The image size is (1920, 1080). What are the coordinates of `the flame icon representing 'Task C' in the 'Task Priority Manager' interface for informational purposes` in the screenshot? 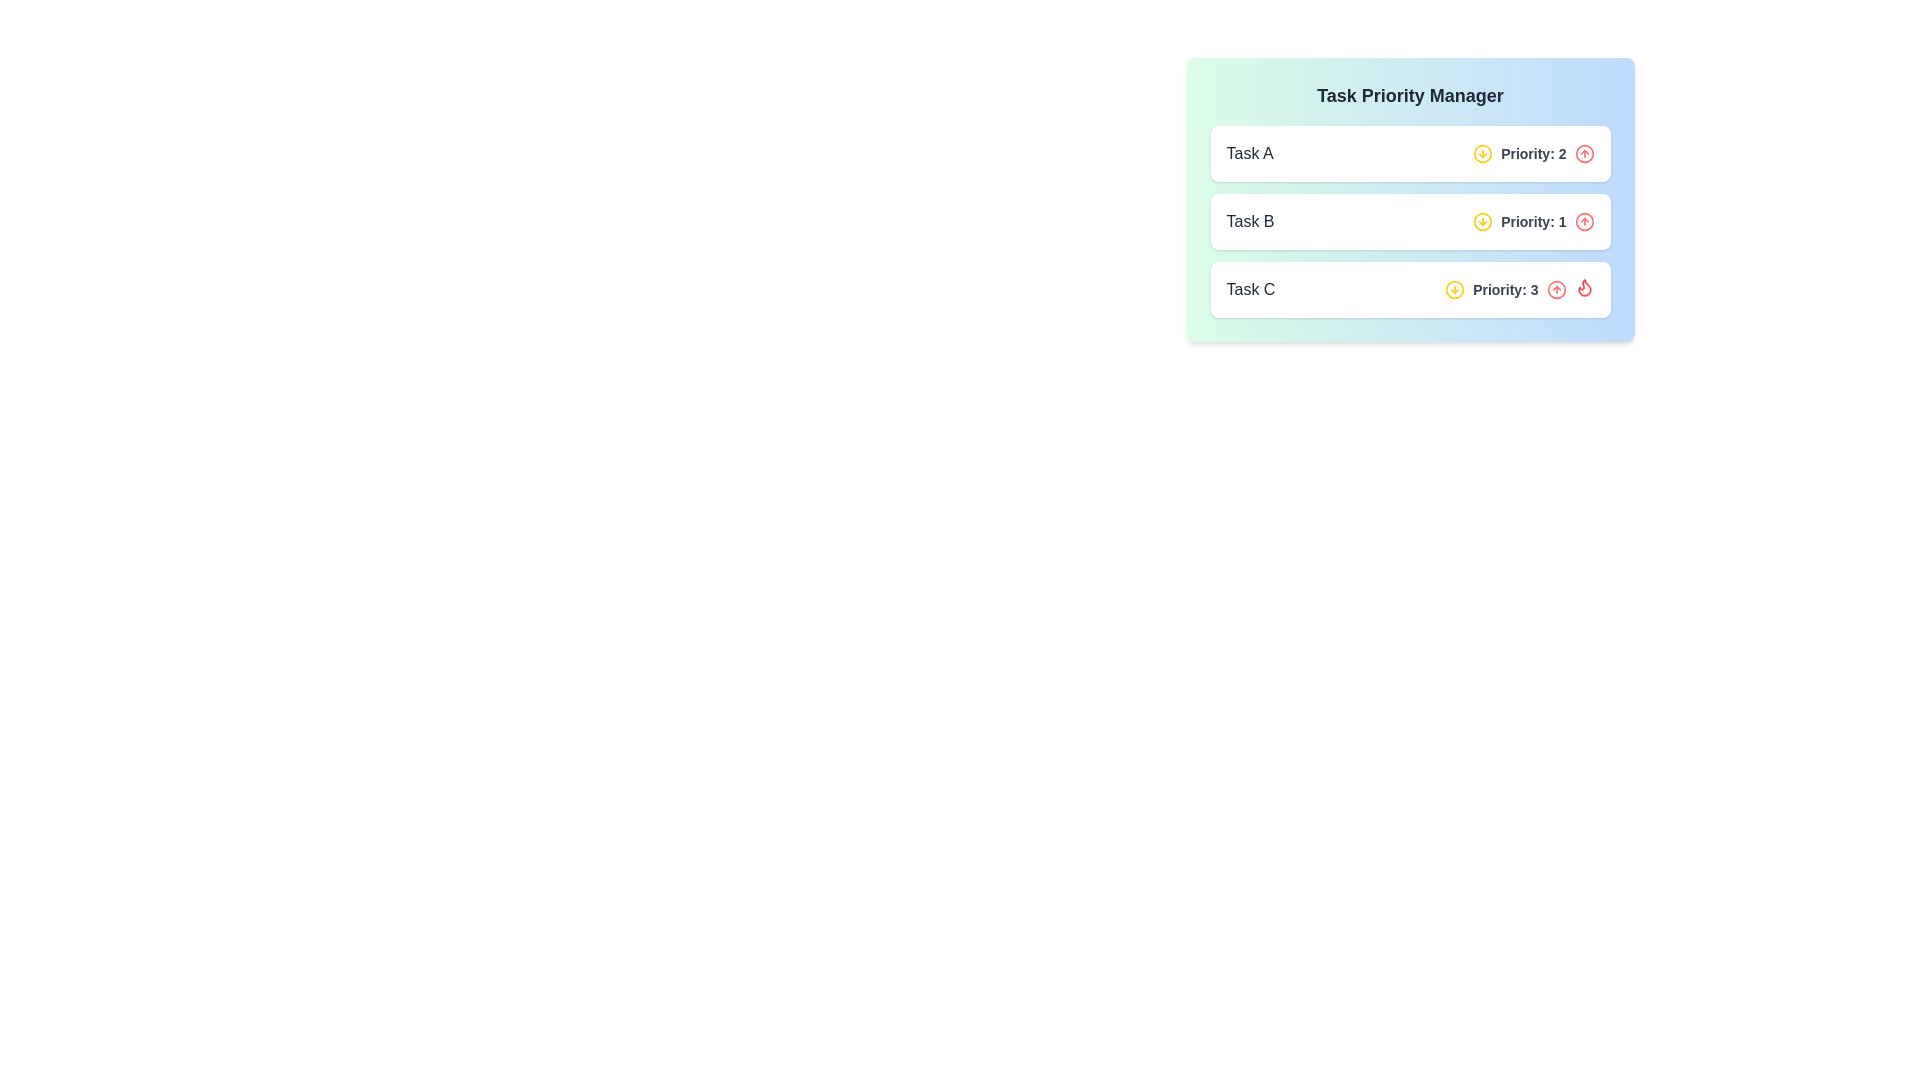 It's located at (1583, 288).